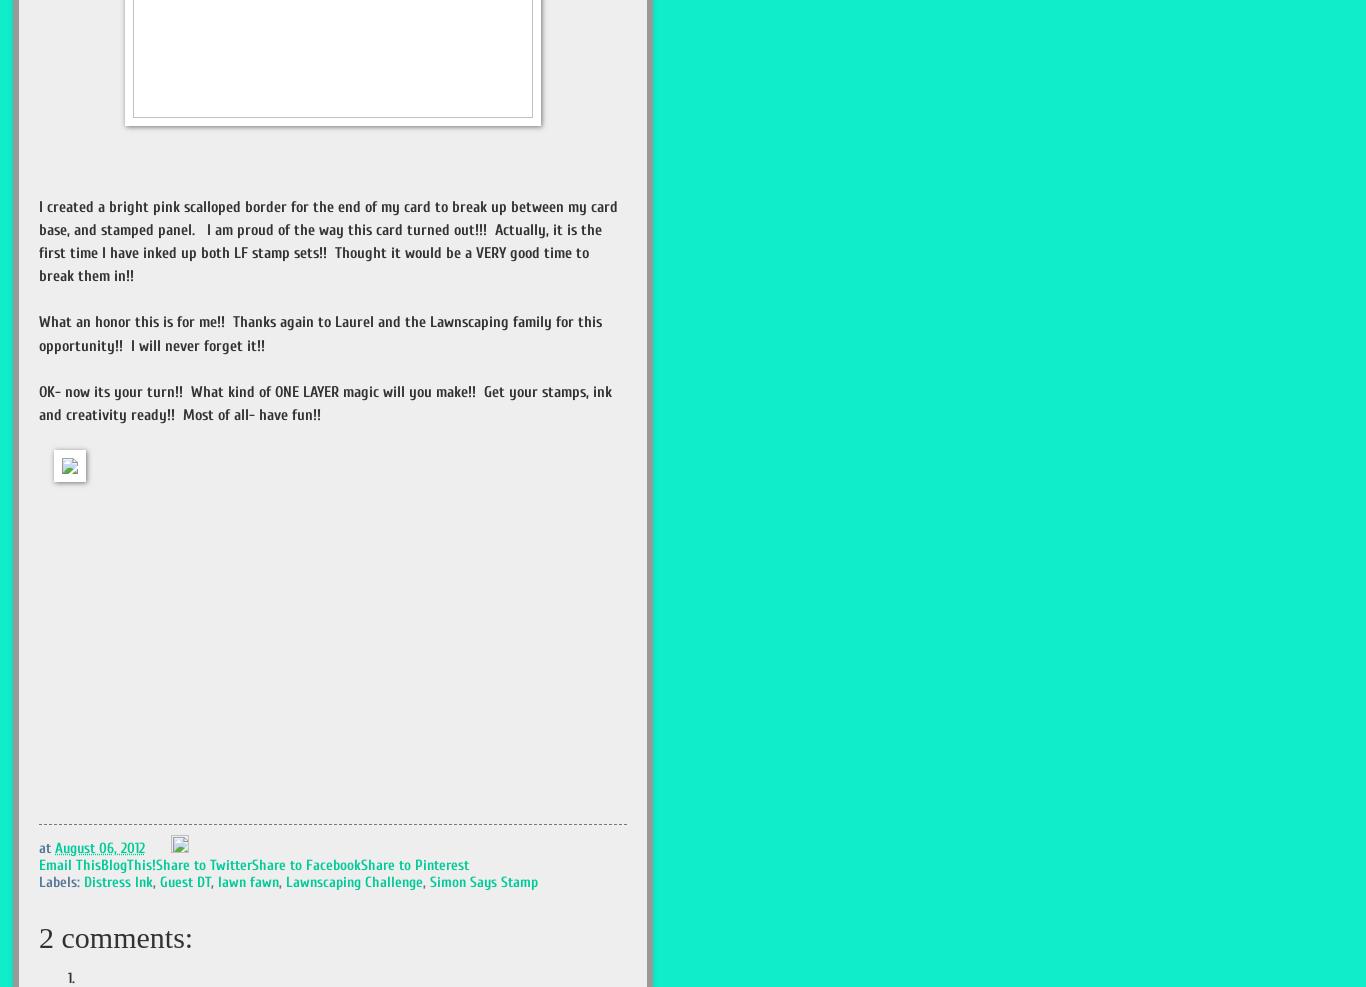  I want to click on 'Lawnscaping Challenge', so click(353, 881).